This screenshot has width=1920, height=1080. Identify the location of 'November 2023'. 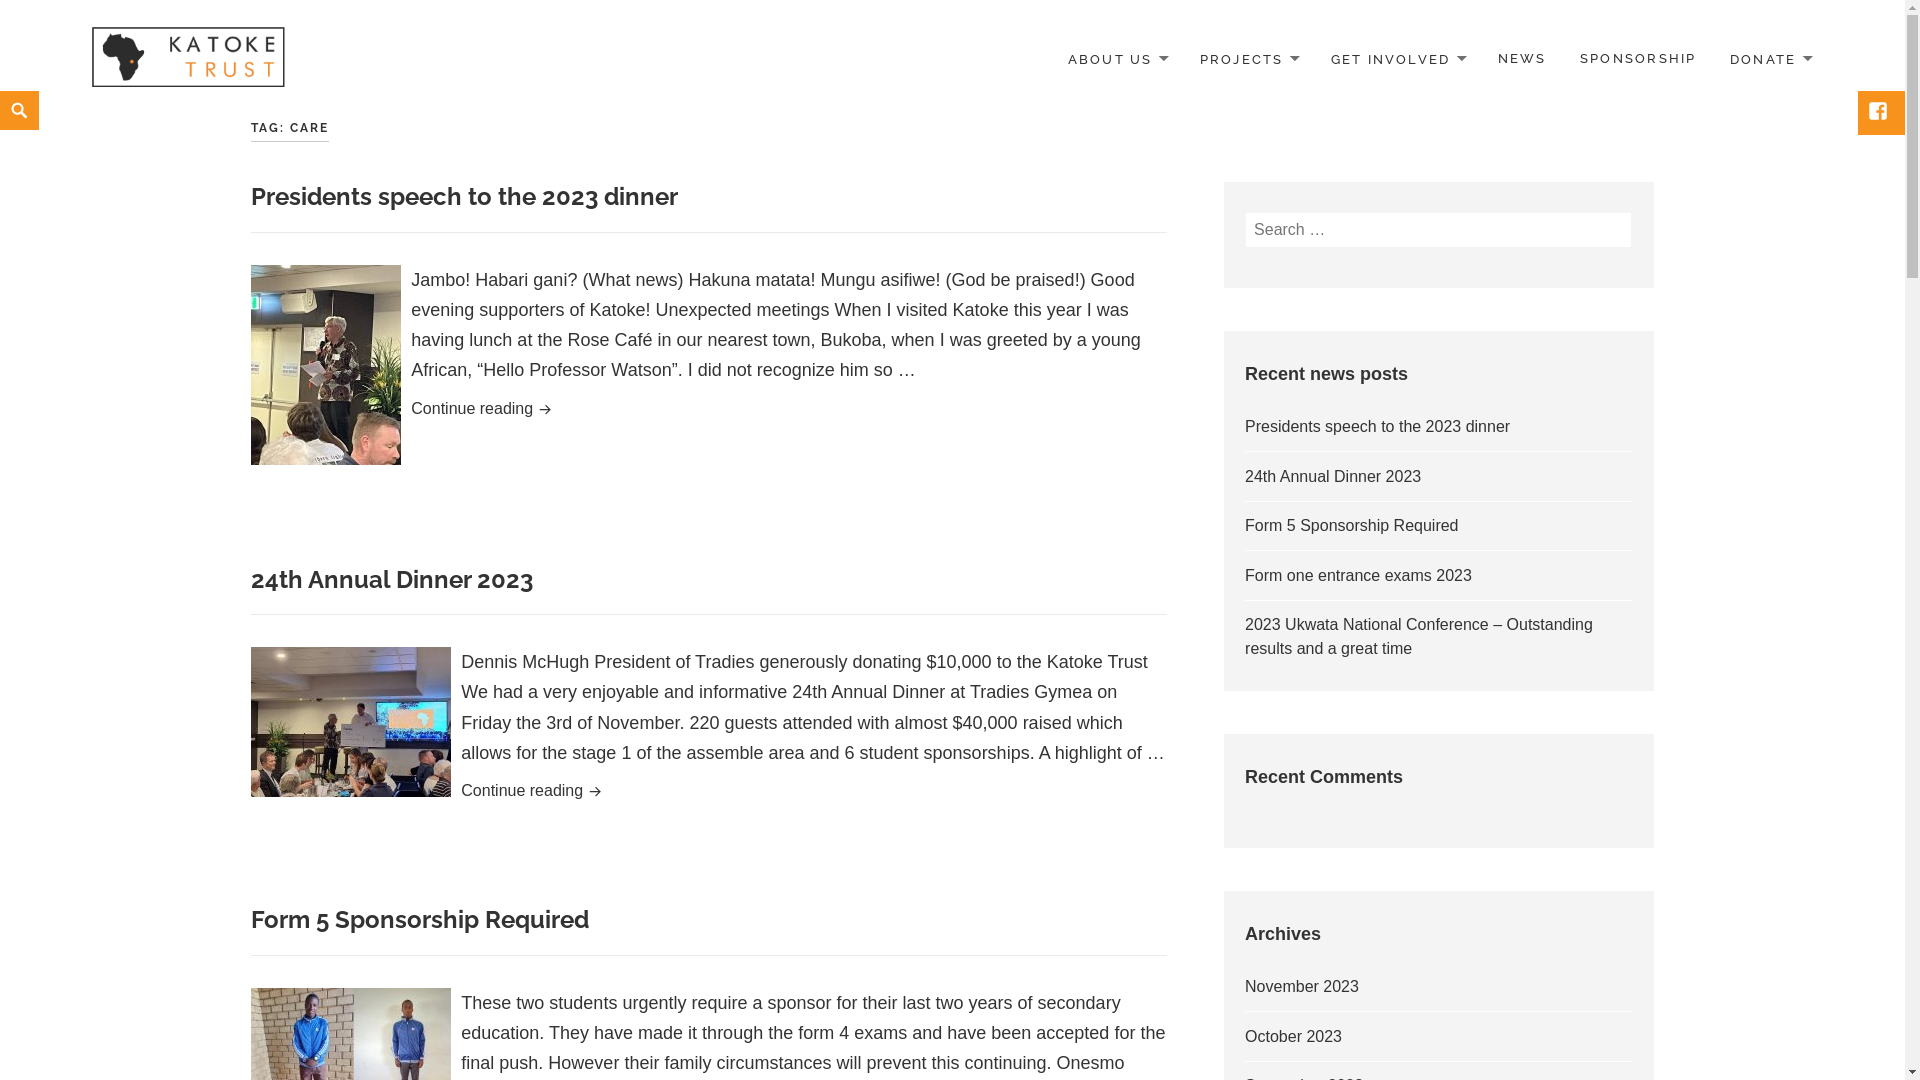
(1301, 985).